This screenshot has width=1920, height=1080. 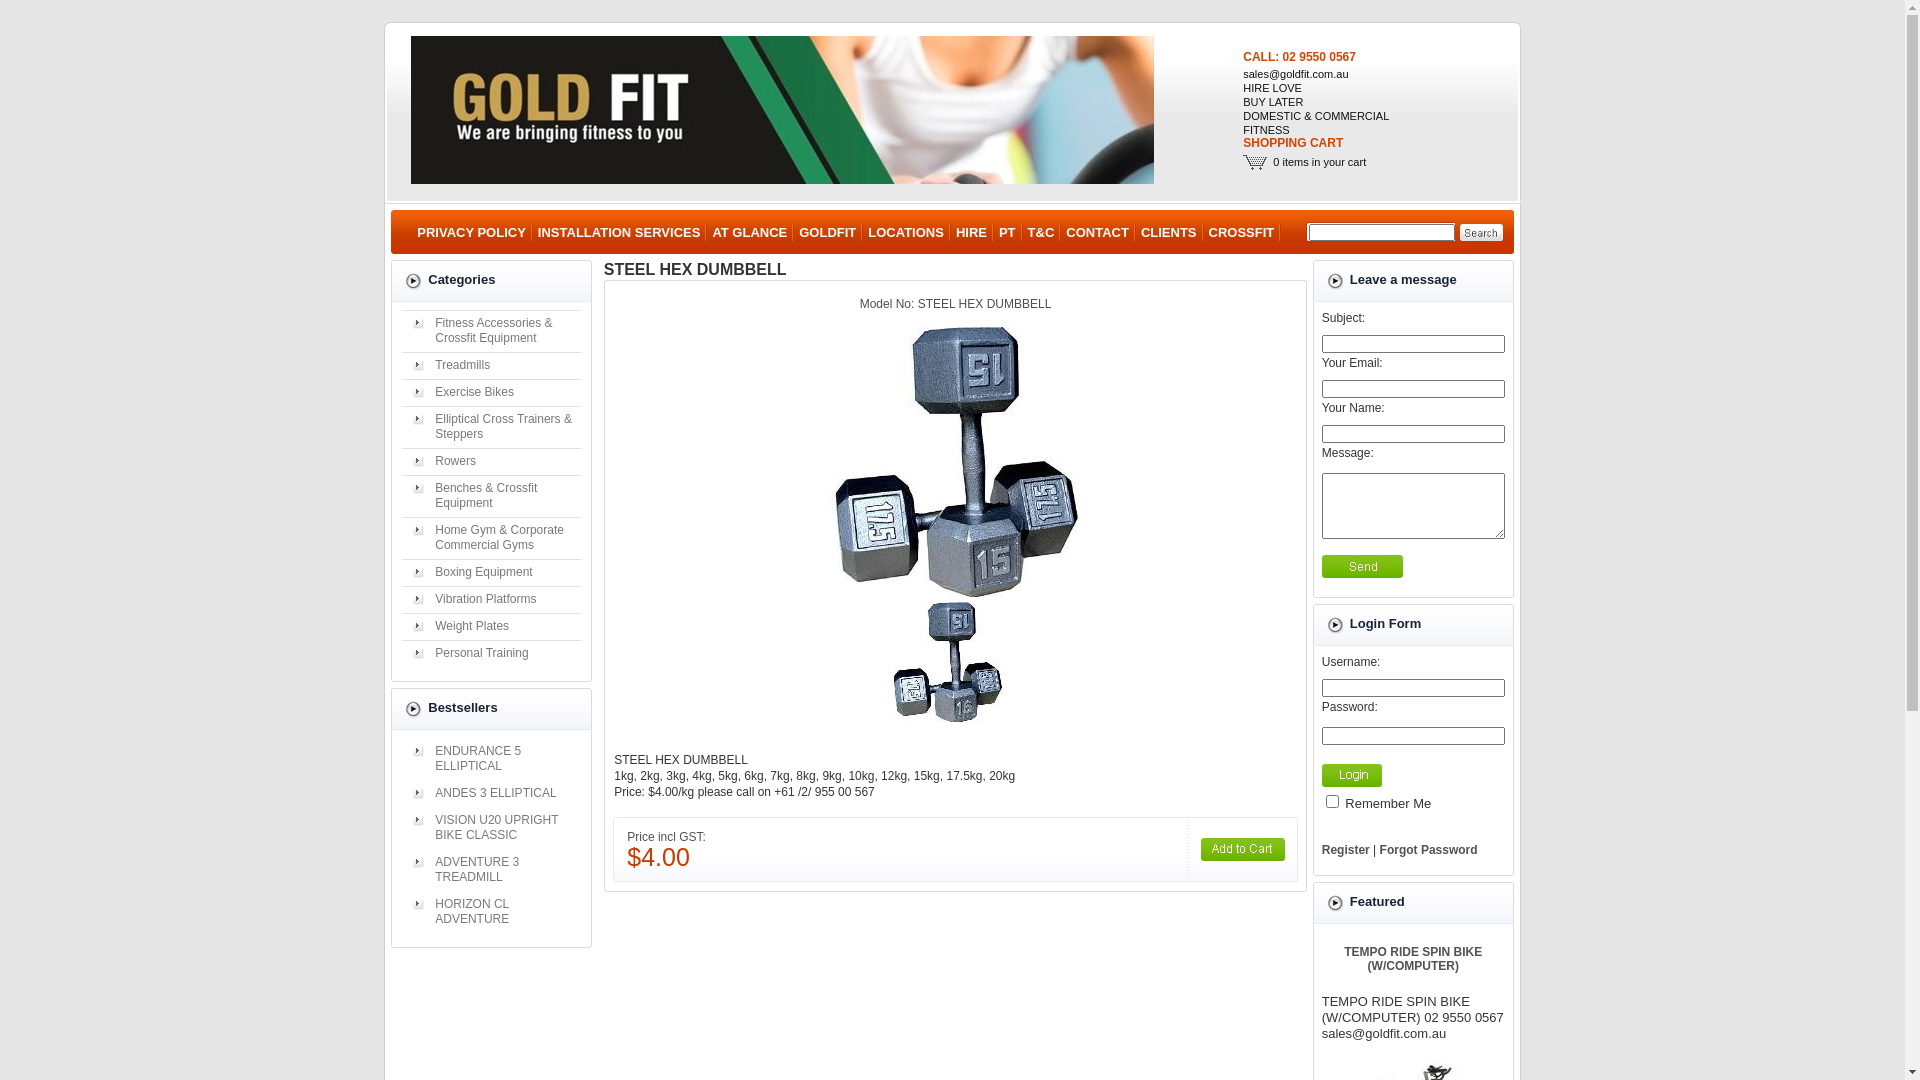 What do you see at coordinates (1141, 230) in the screenshot?
I see `'CLIENTS'` at bounding box center [1141, 230].